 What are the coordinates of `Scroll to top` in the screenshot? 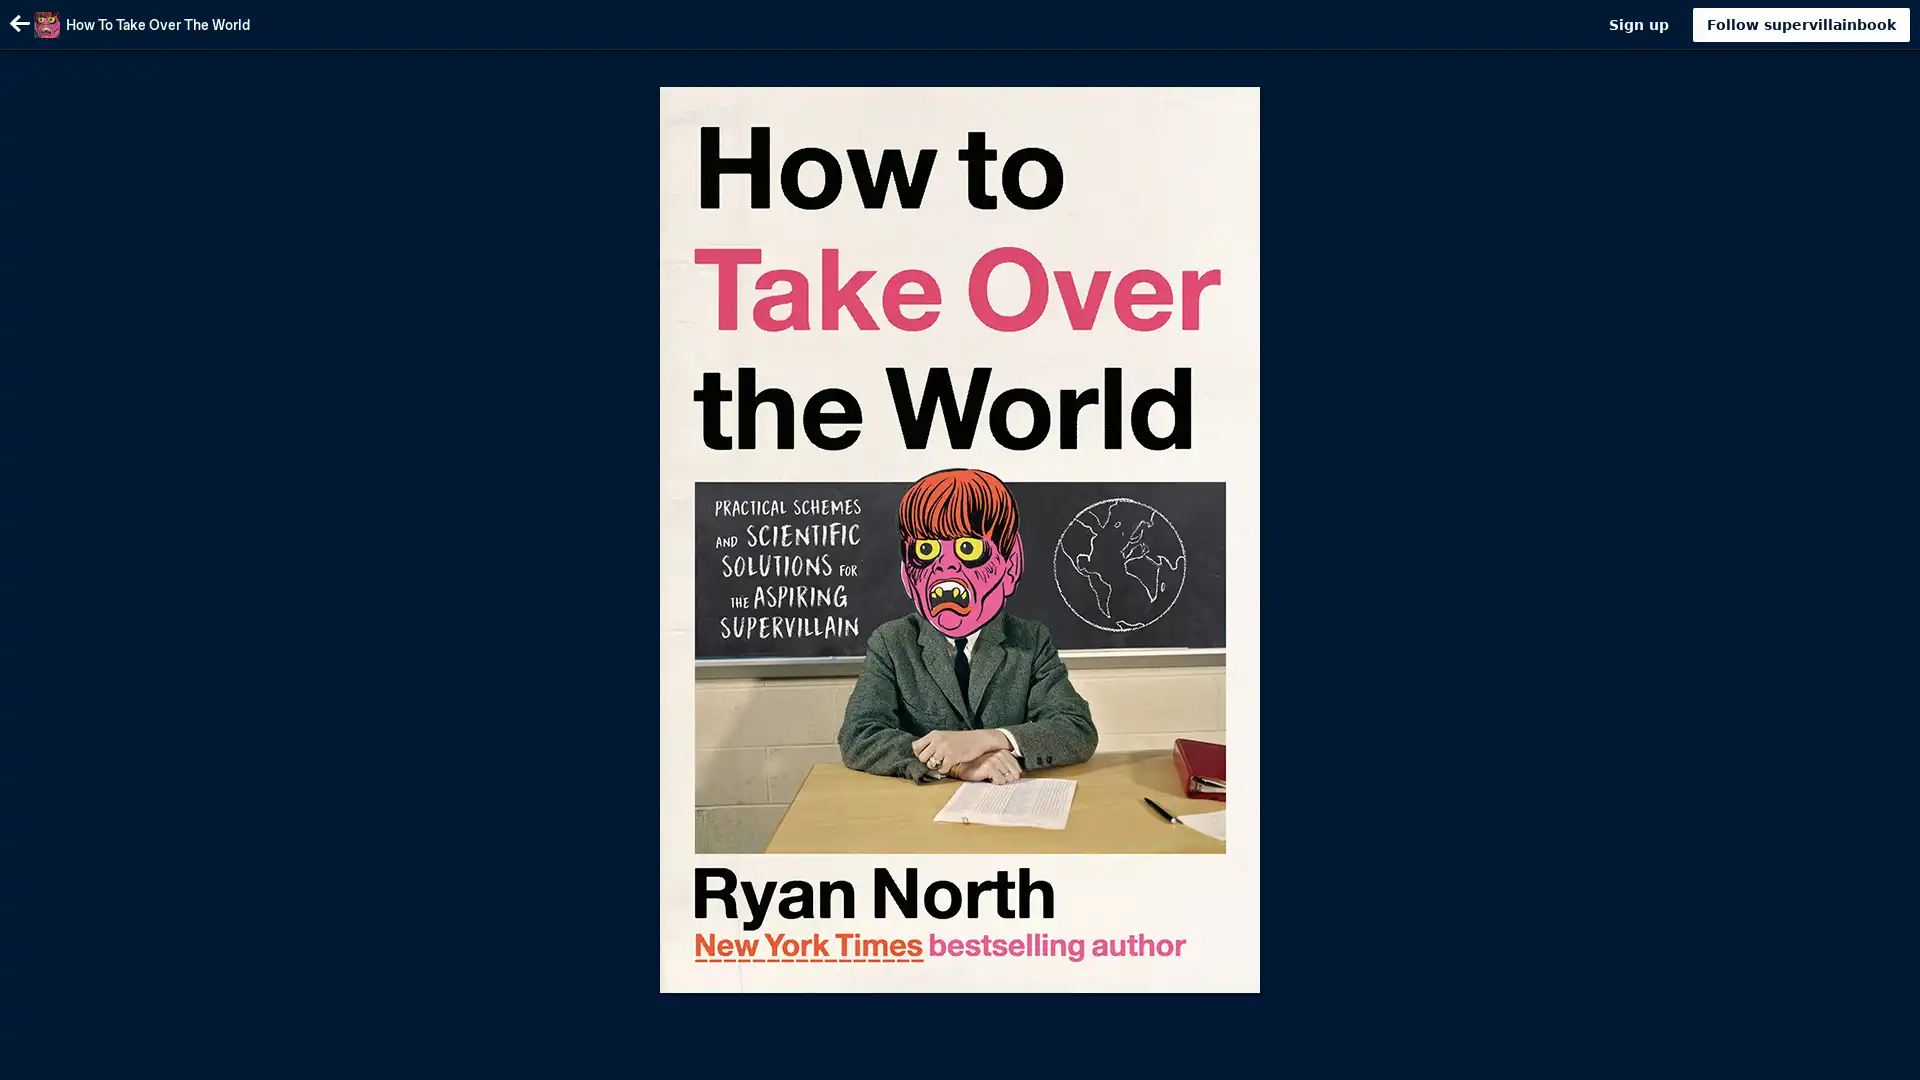 It's located at (1880, 1057).